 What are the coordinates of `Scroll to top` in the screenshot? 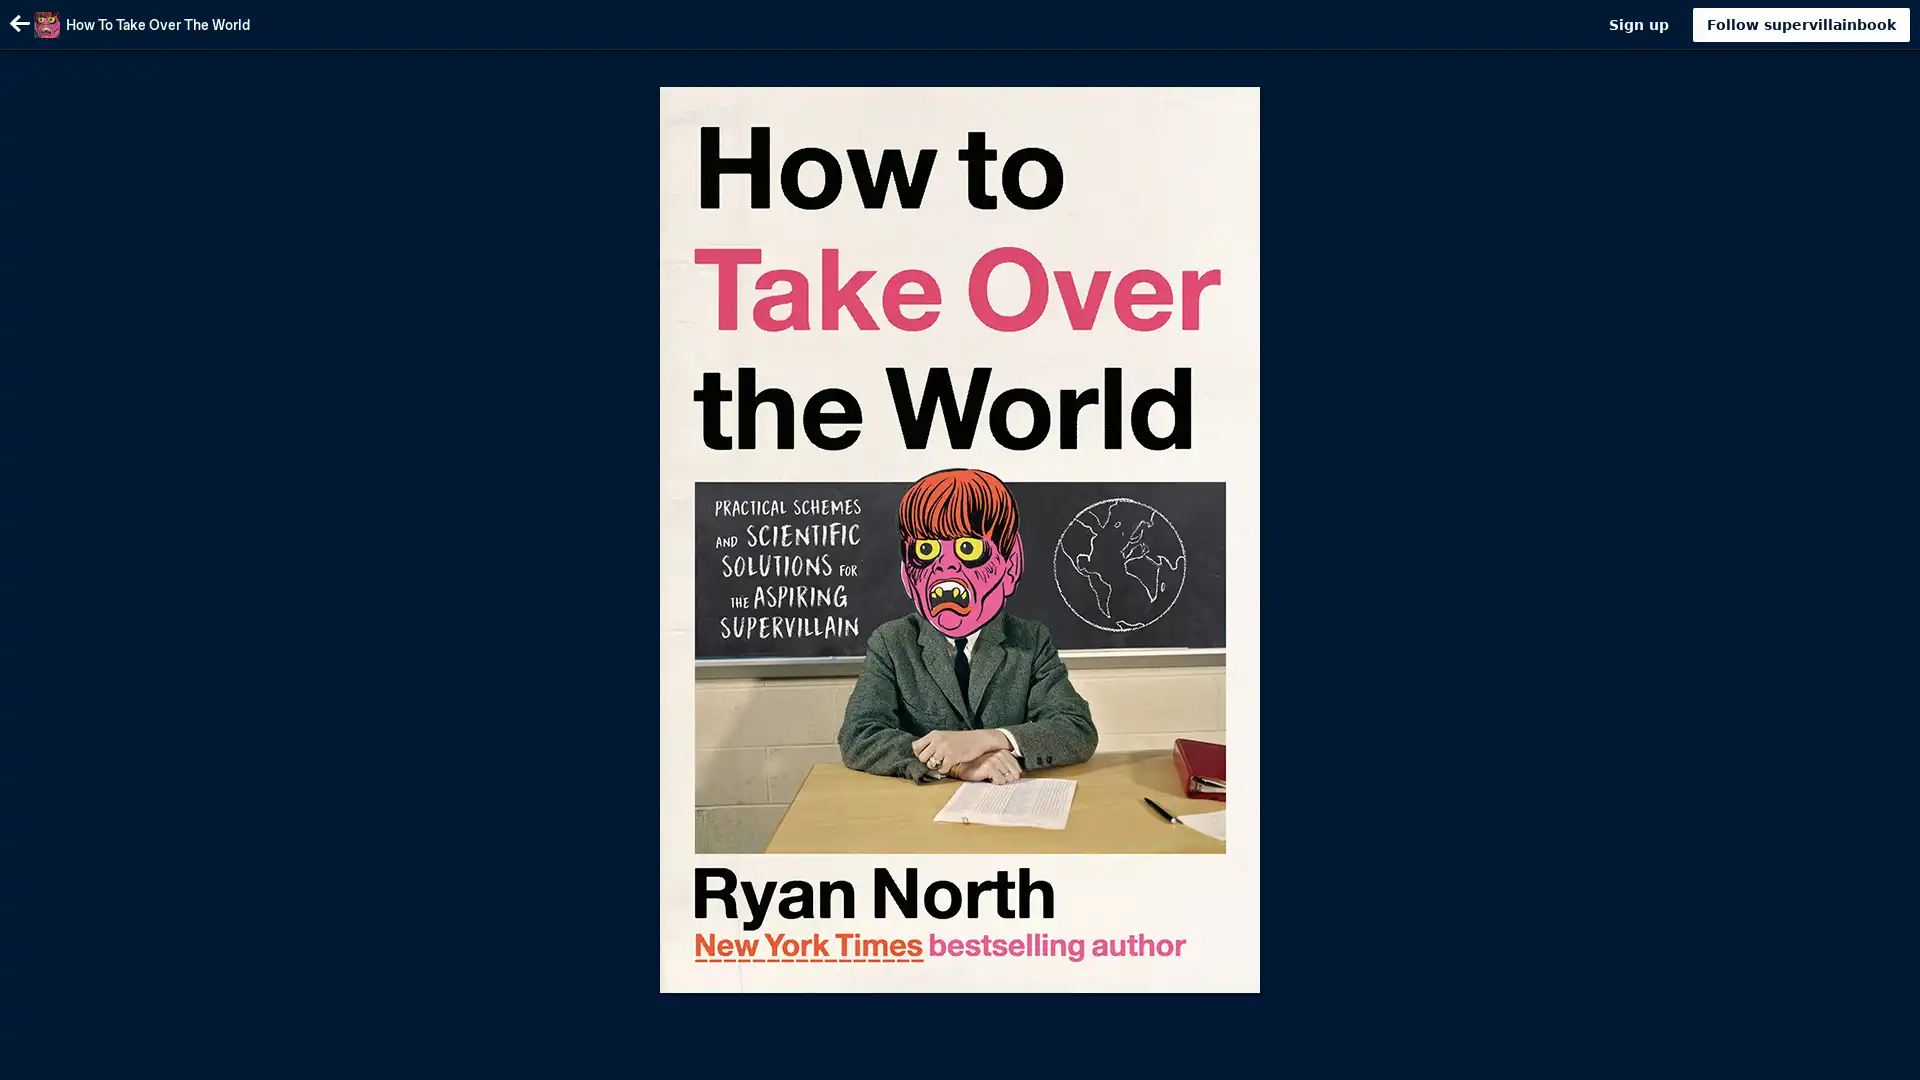 It's located at (1880, 1057).